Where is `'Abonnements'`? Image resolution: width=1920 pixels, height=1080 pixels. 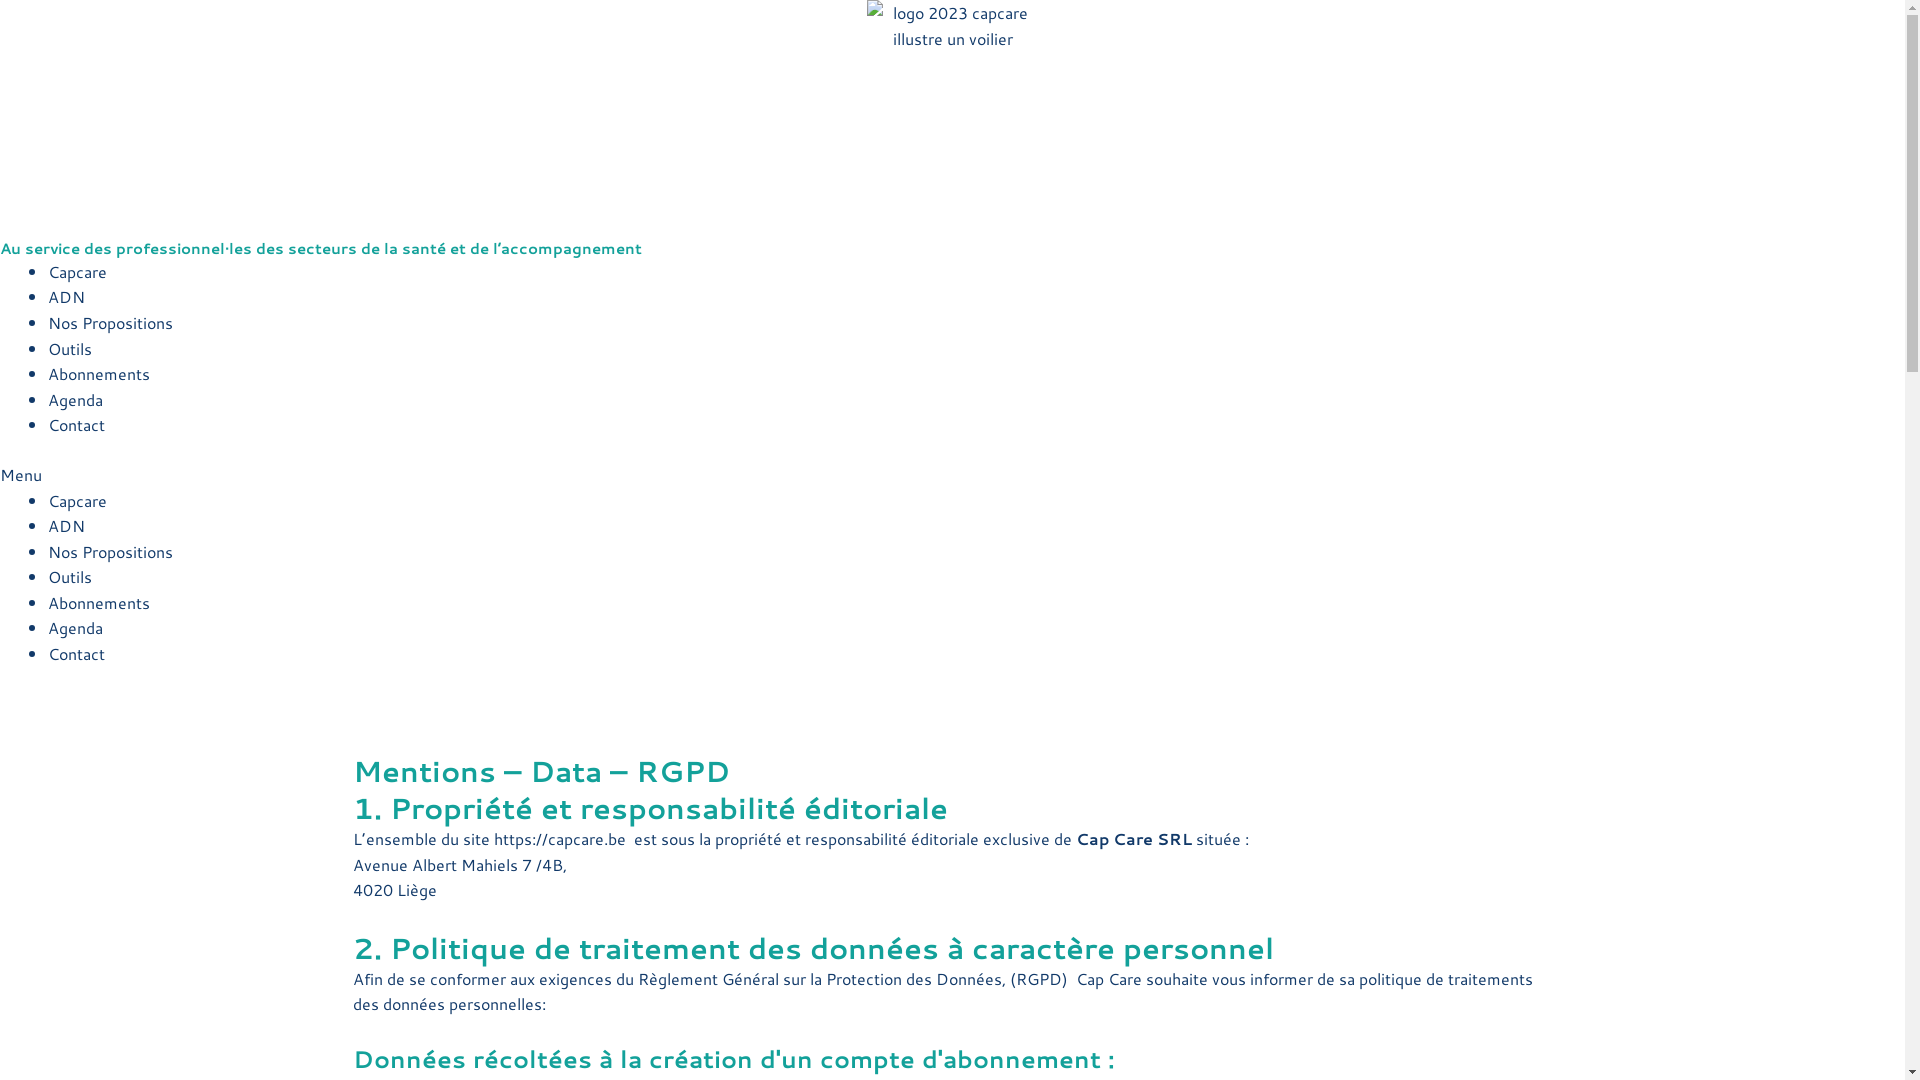 'Abonnements' is located at coordinates (48, 373).